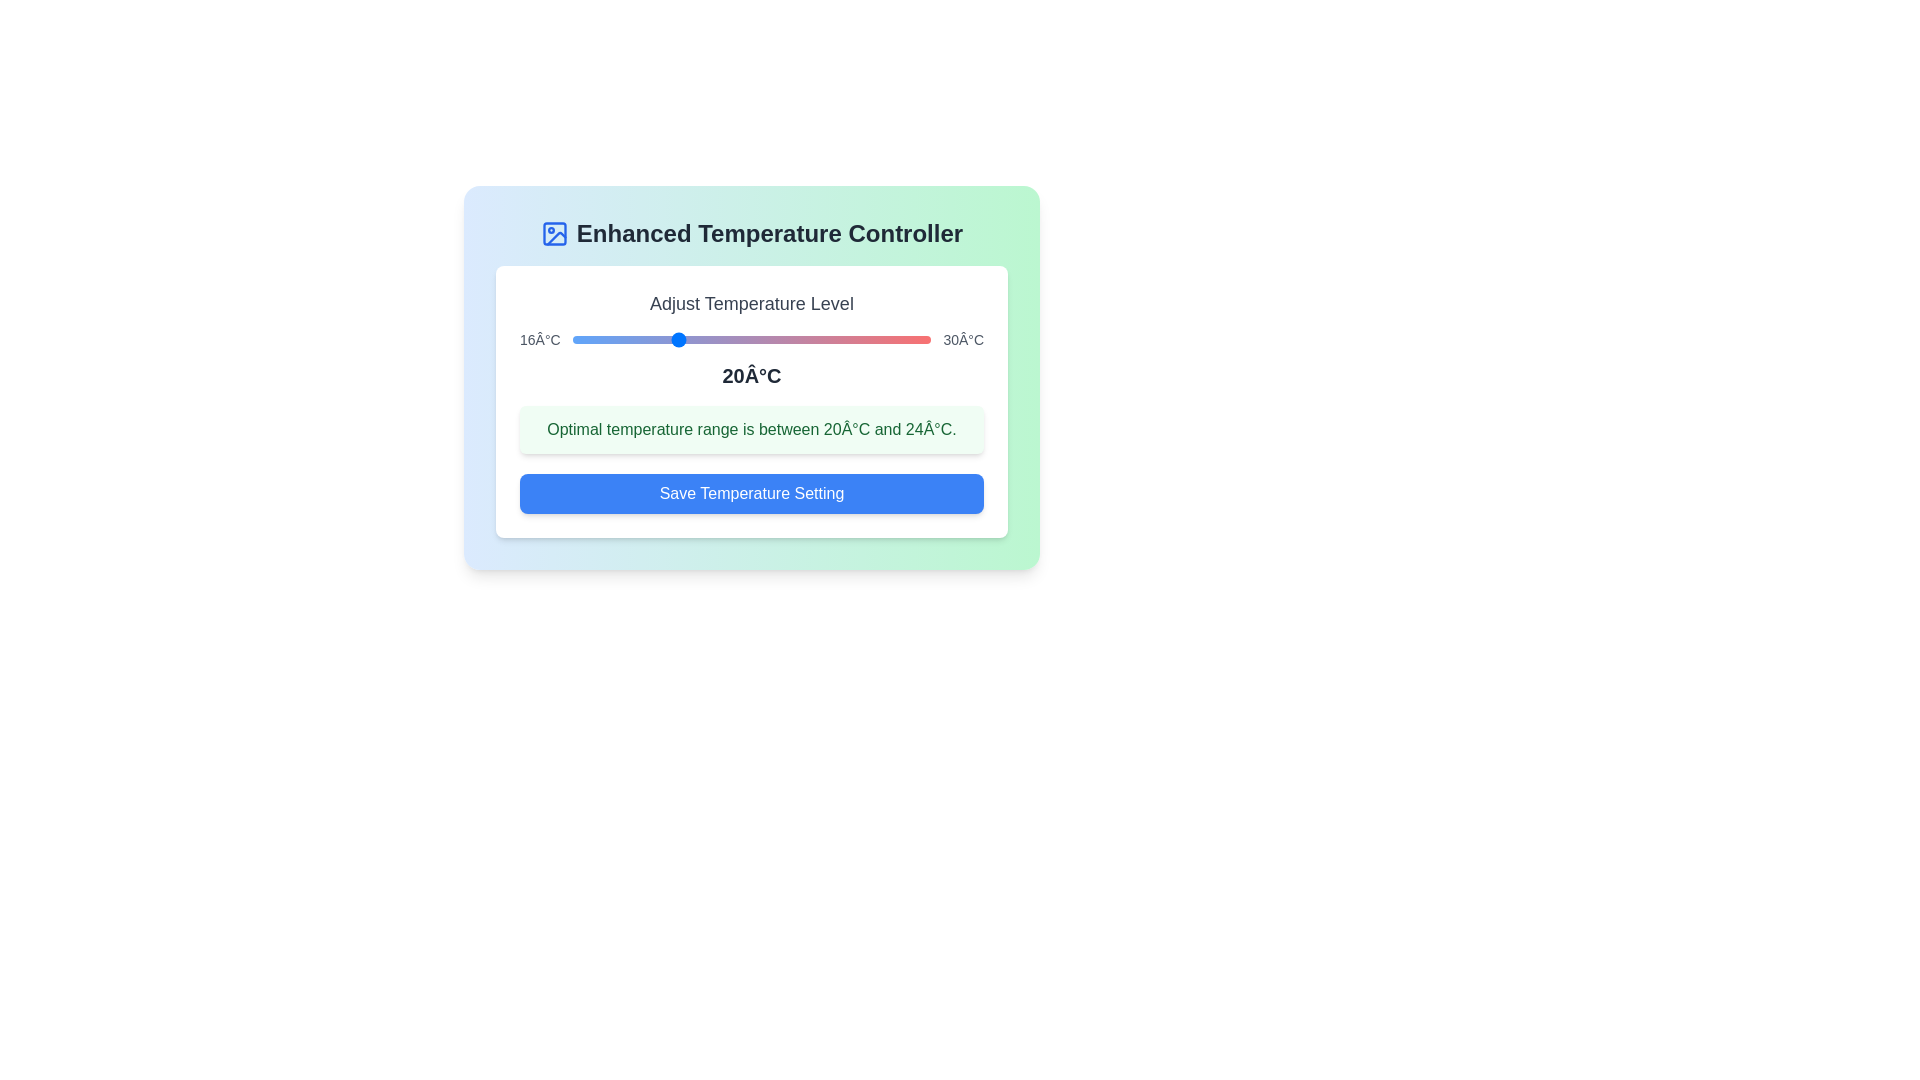  I want to click on the temperature to 18°C using the slider, so click(622, 338).